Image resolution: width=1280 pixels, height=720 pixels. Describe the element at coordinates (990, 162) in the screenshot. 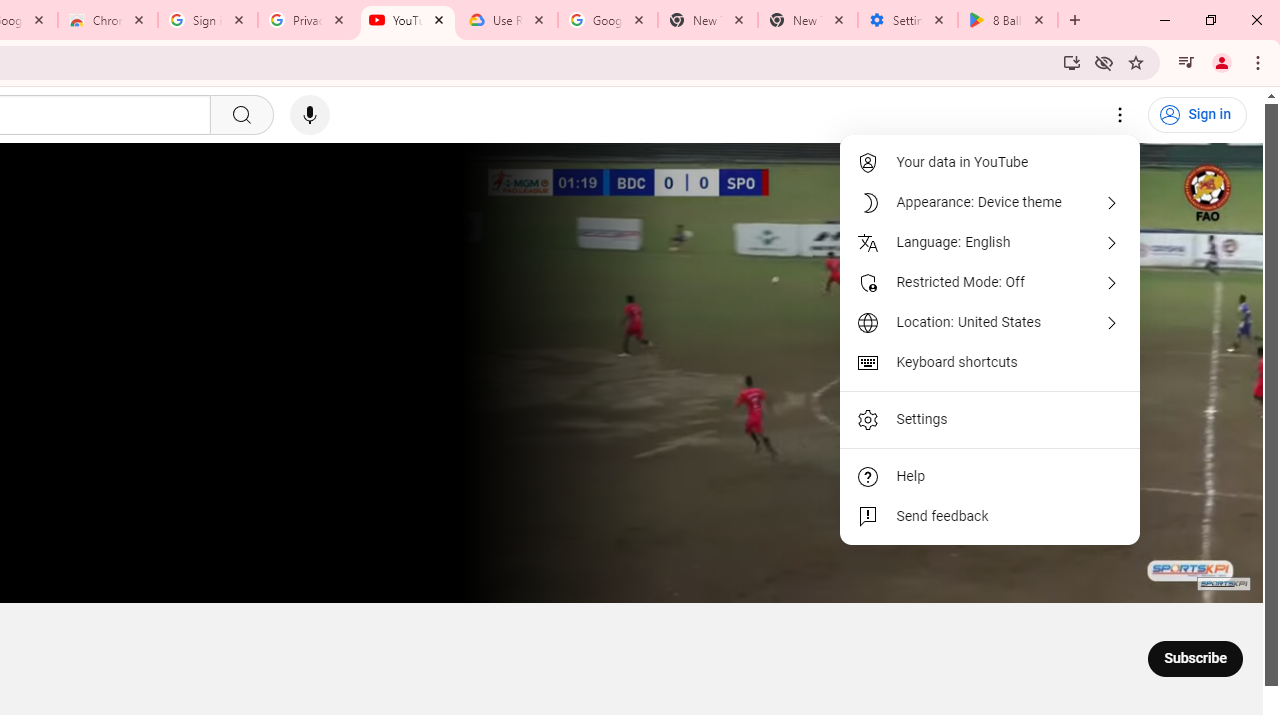

I see `'Your data in YouTube'` at that location.